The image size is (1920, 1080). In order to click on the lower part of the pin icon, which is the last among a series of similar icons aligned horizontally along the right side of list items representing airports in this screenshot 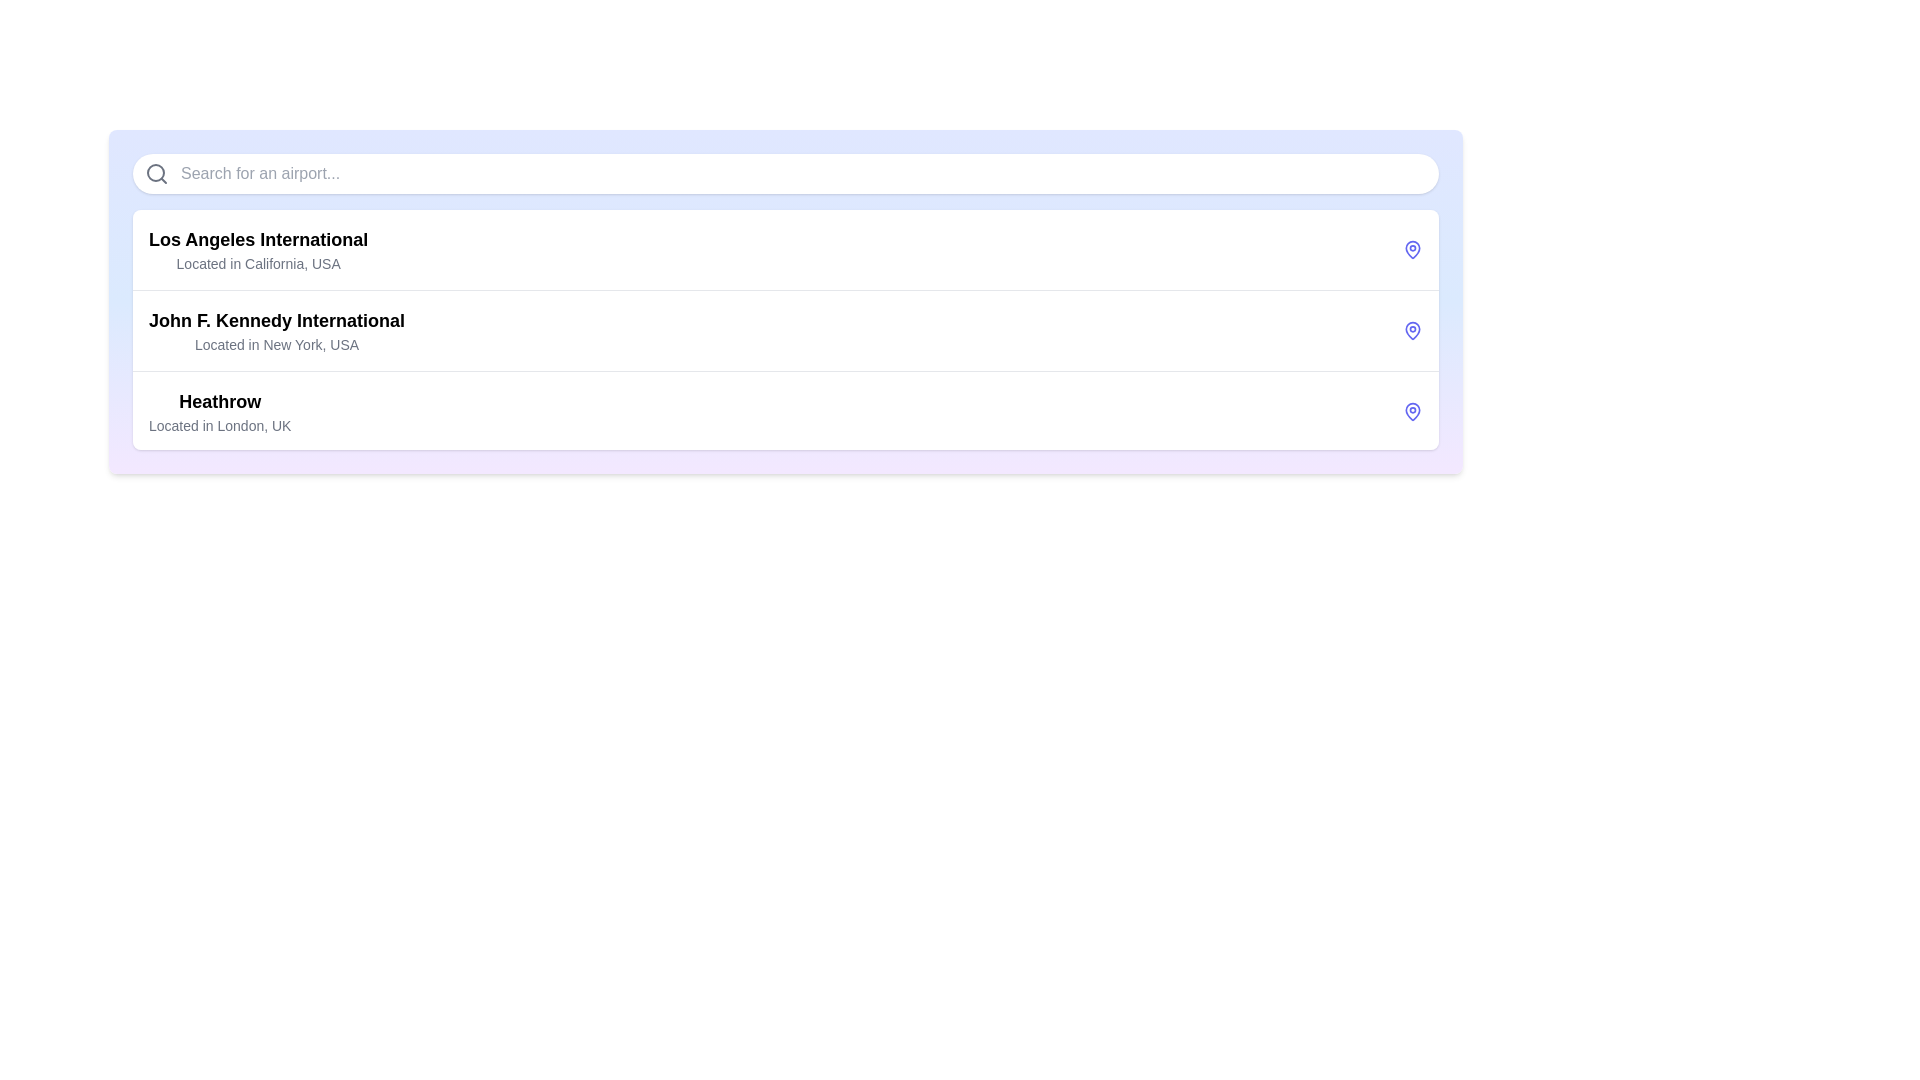, I will do `click(1411, 410)`.